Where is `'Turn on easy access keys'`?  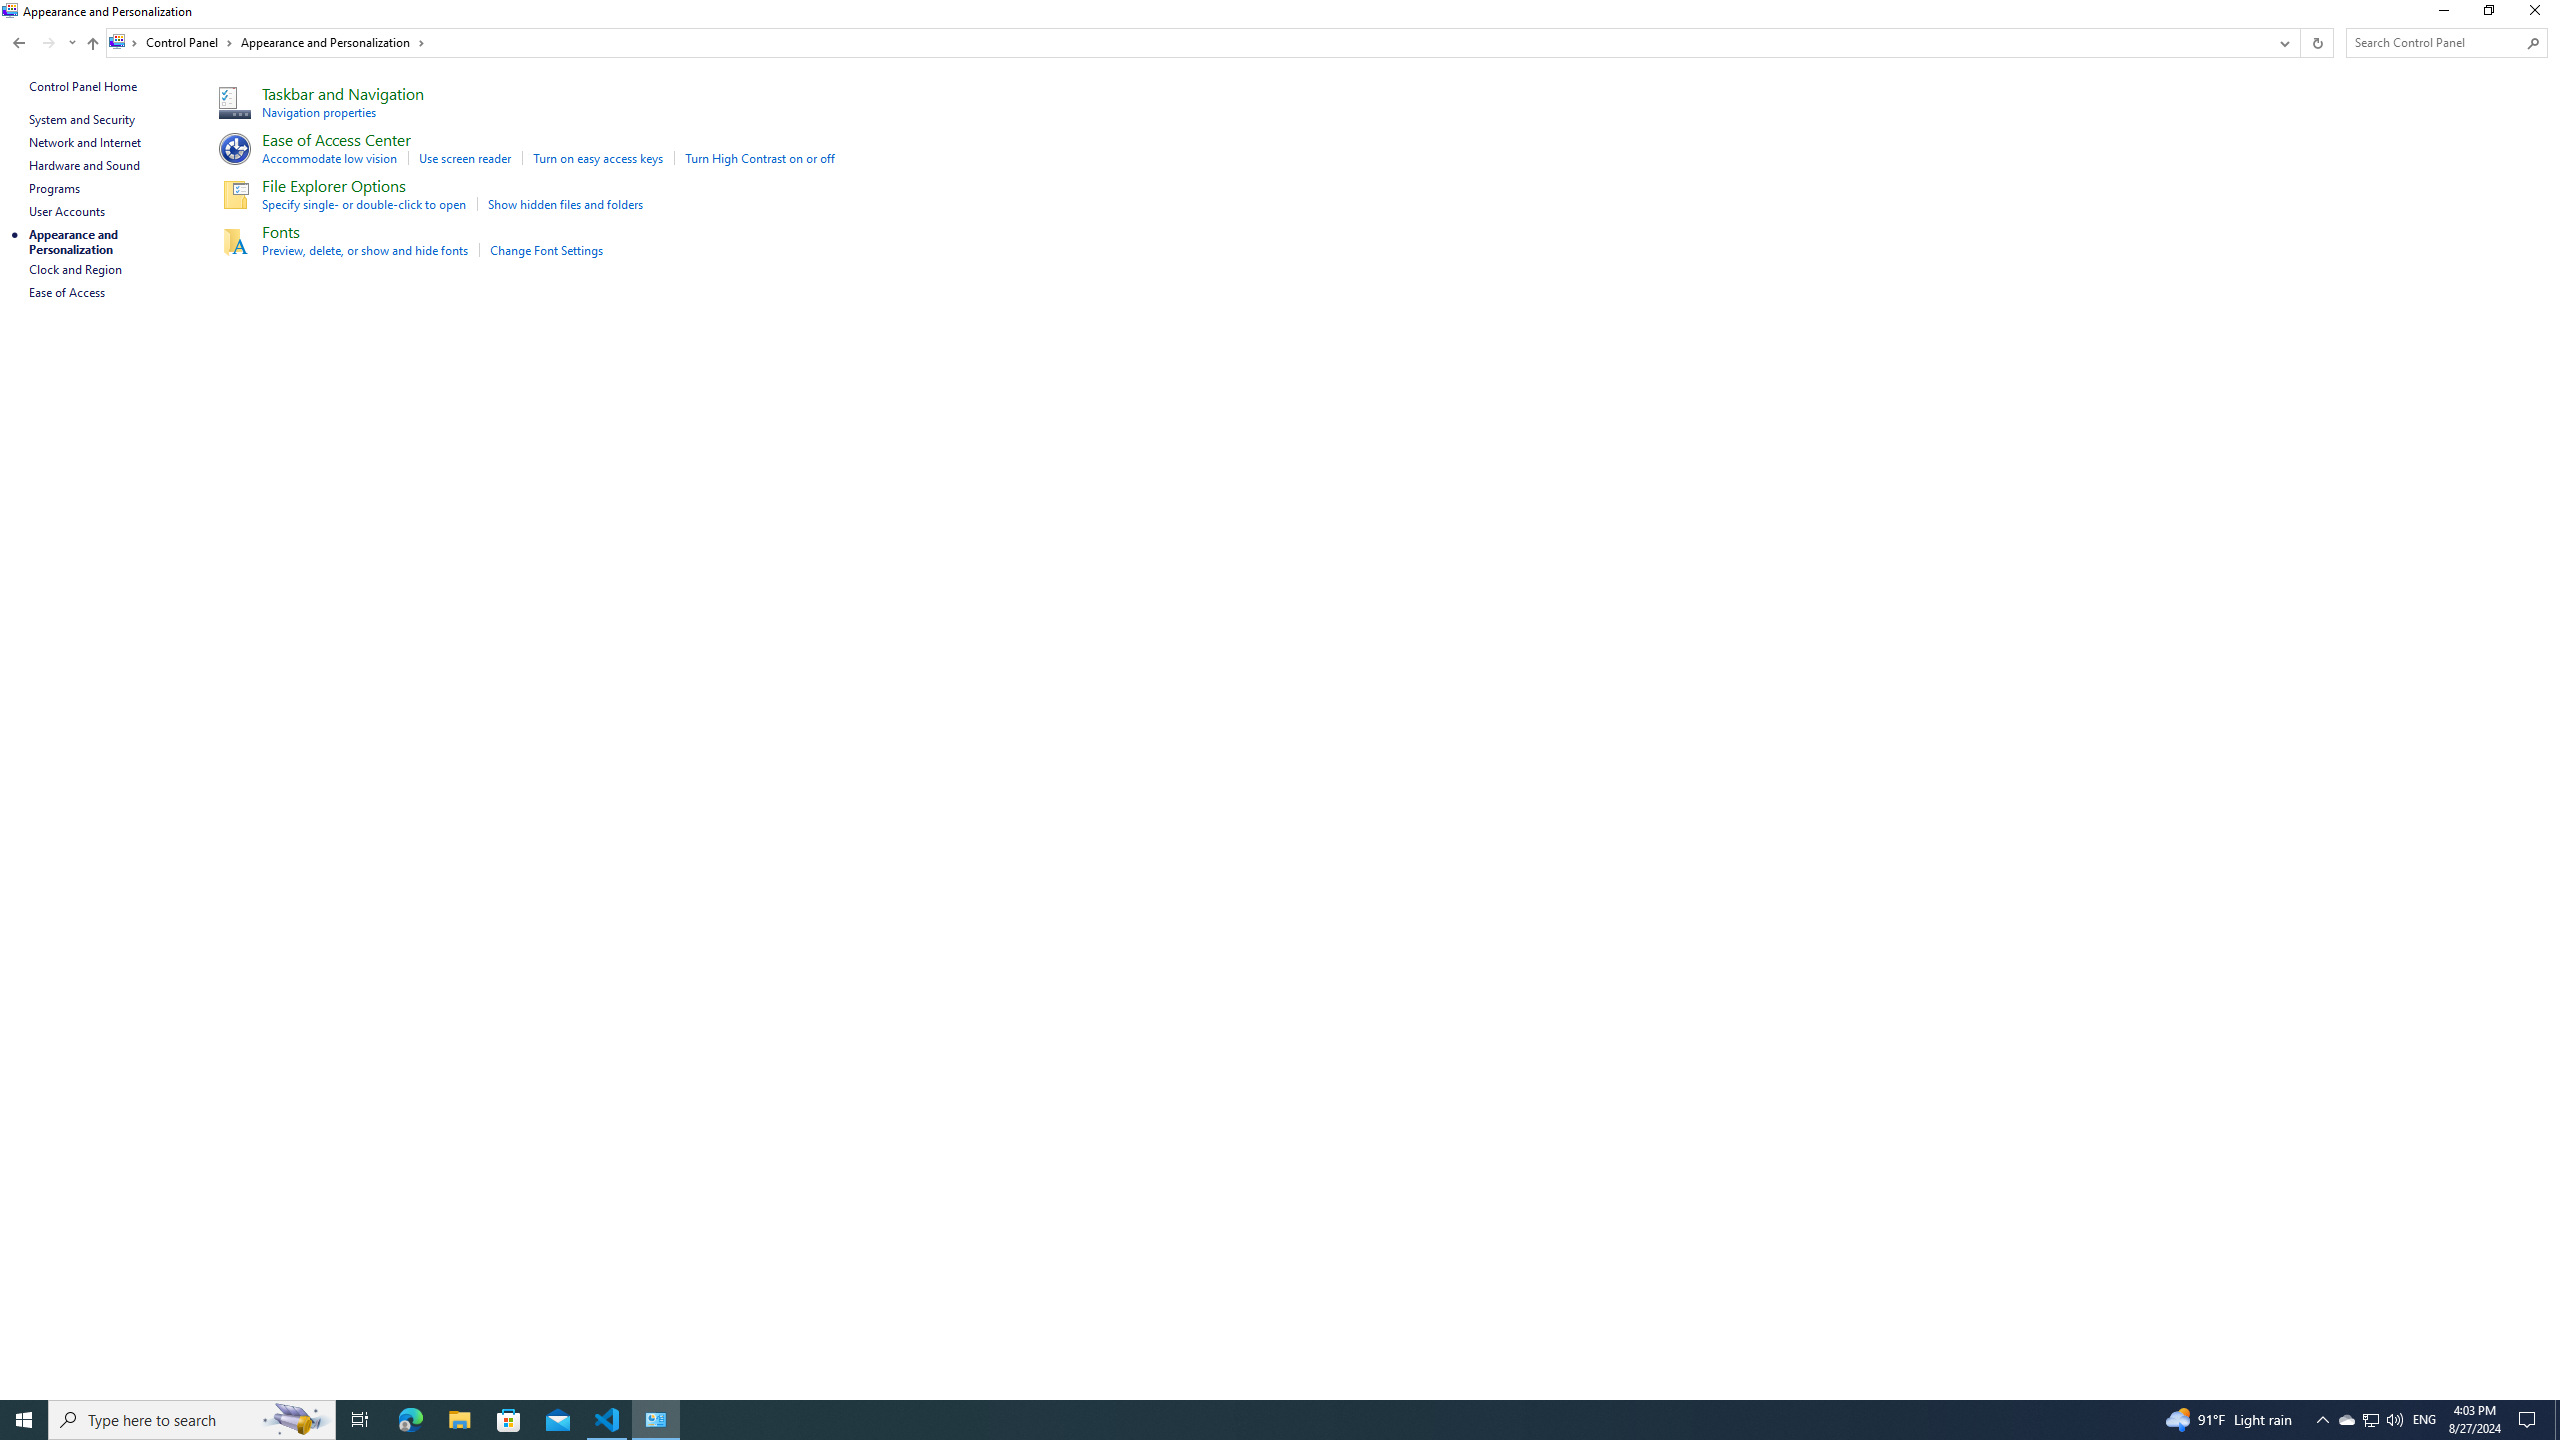 'Turn on easy access keys' is located at coordinates (596, 157).